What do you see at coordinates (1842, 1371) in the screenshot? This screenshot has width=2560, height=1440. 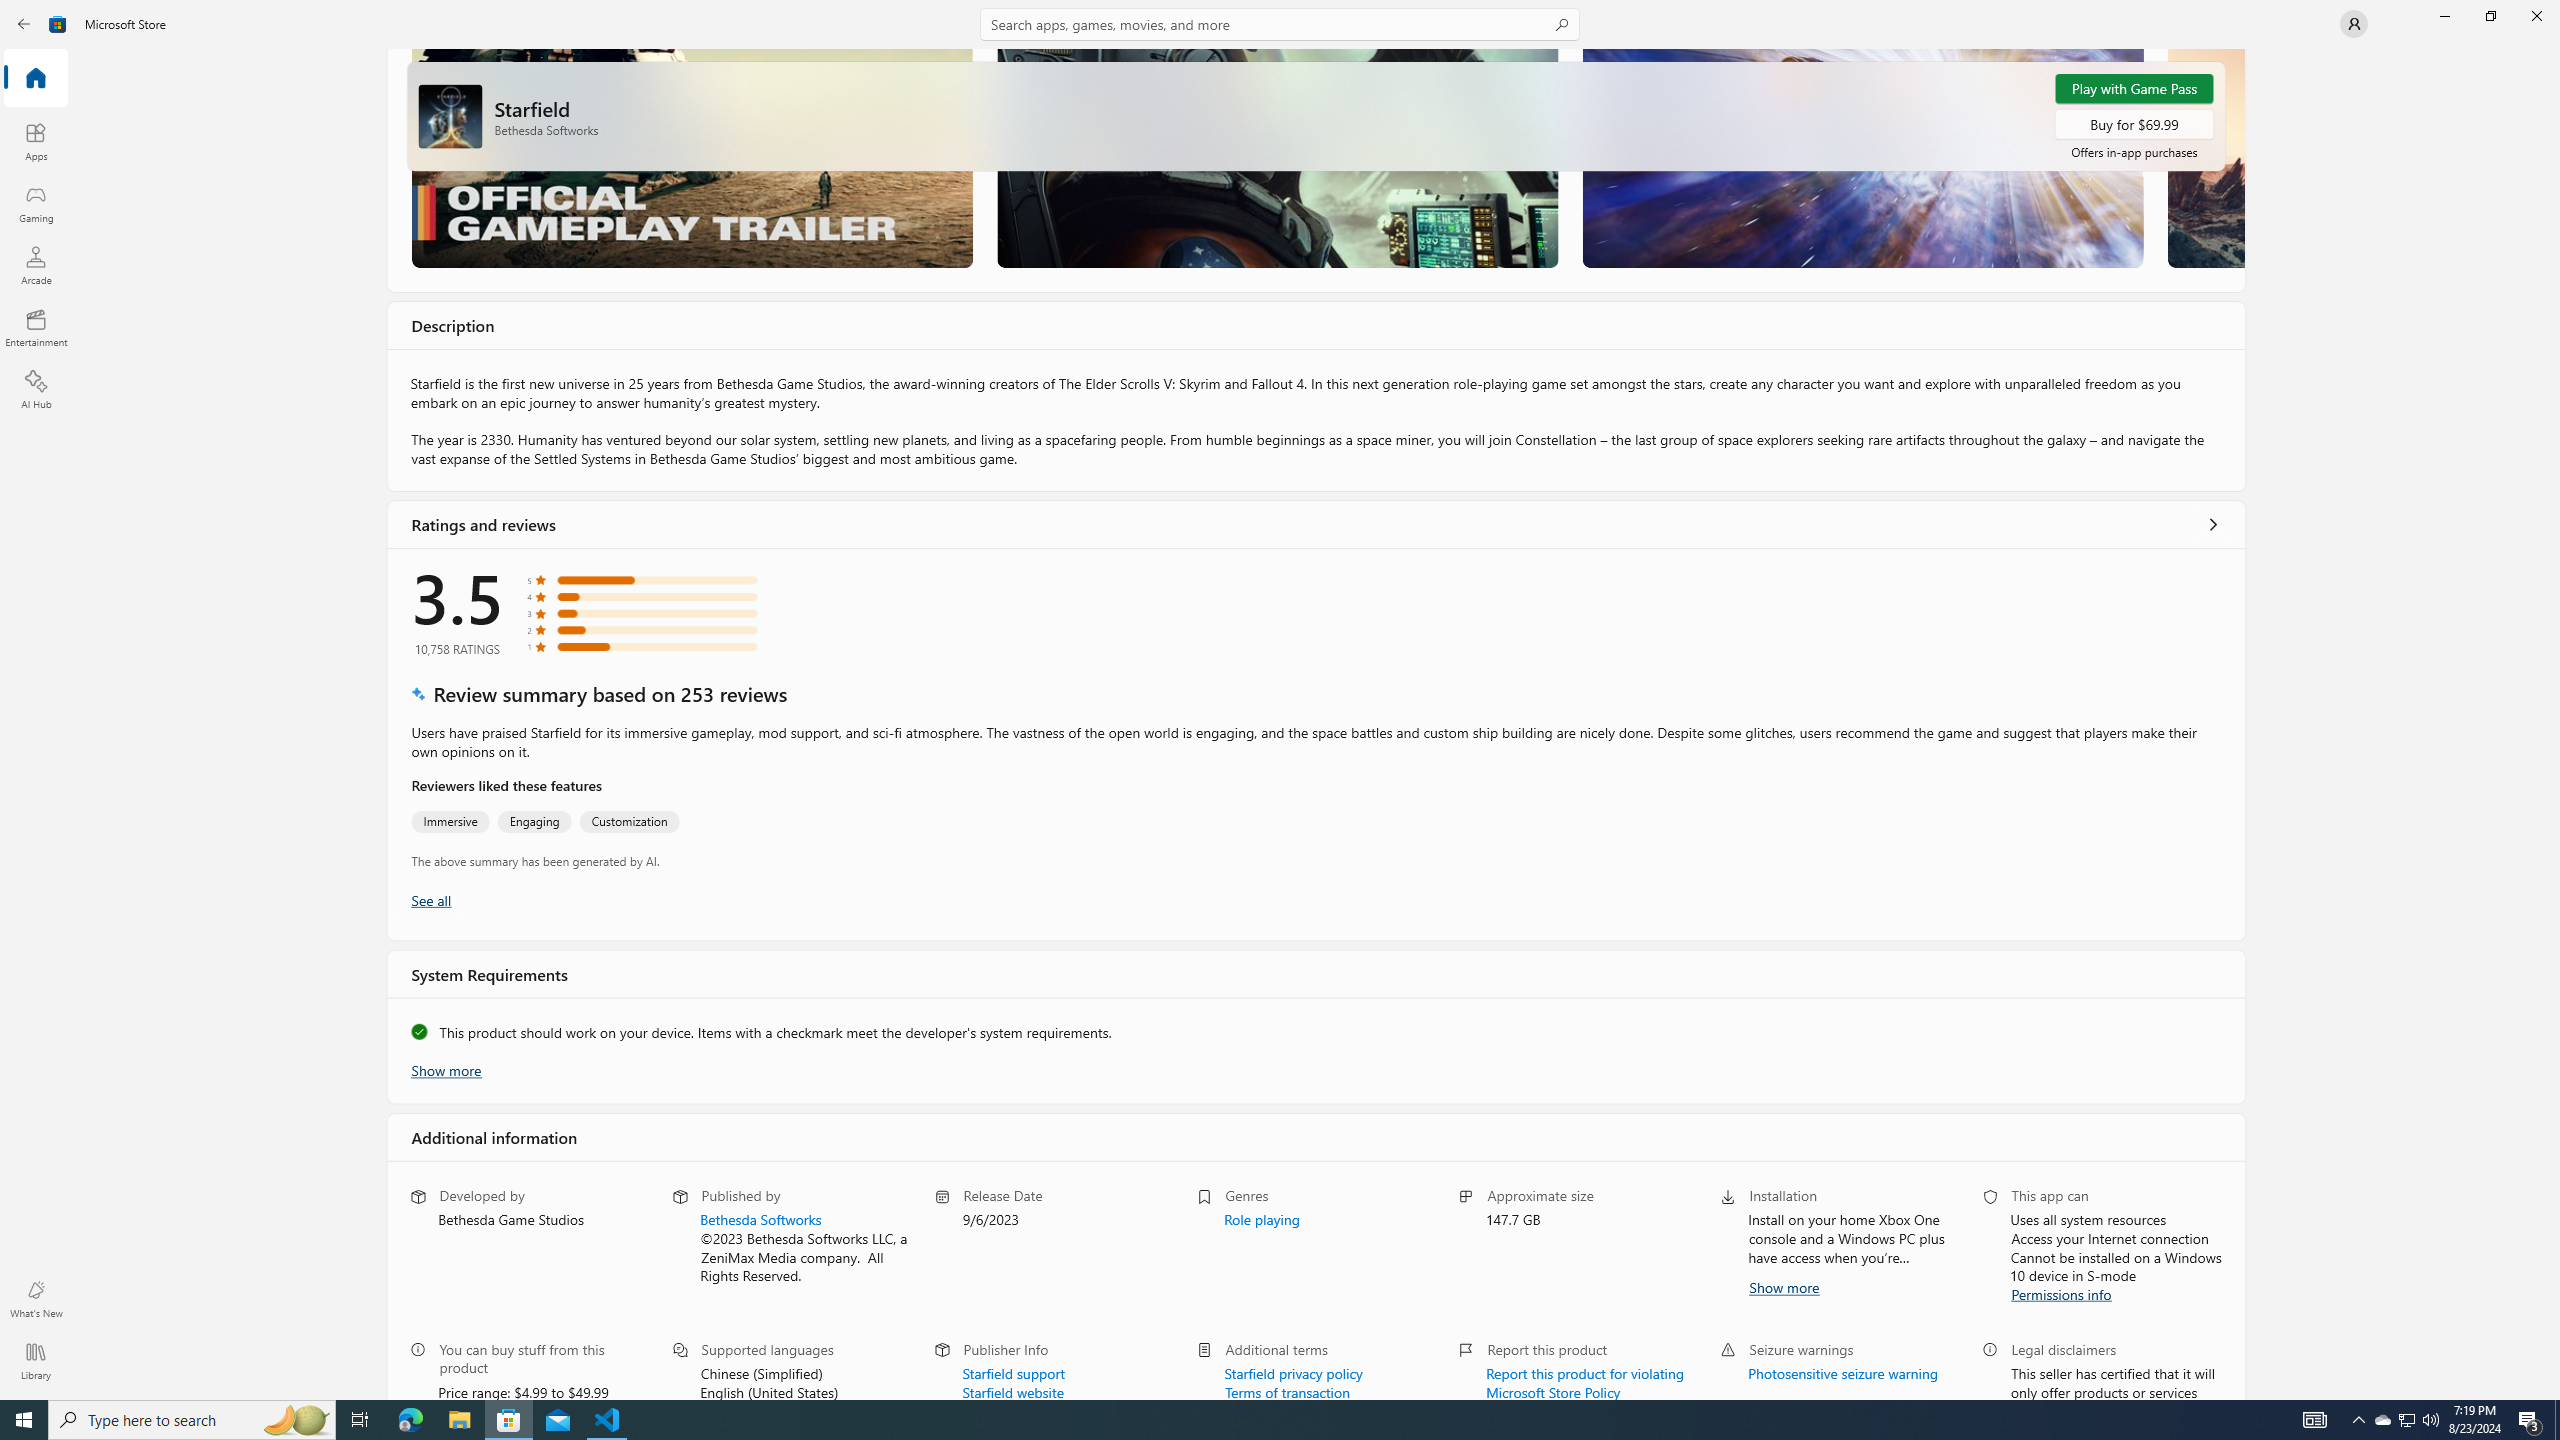 I see `'Photosensitive seizure warning'` at bounding box center [1842, 1371].